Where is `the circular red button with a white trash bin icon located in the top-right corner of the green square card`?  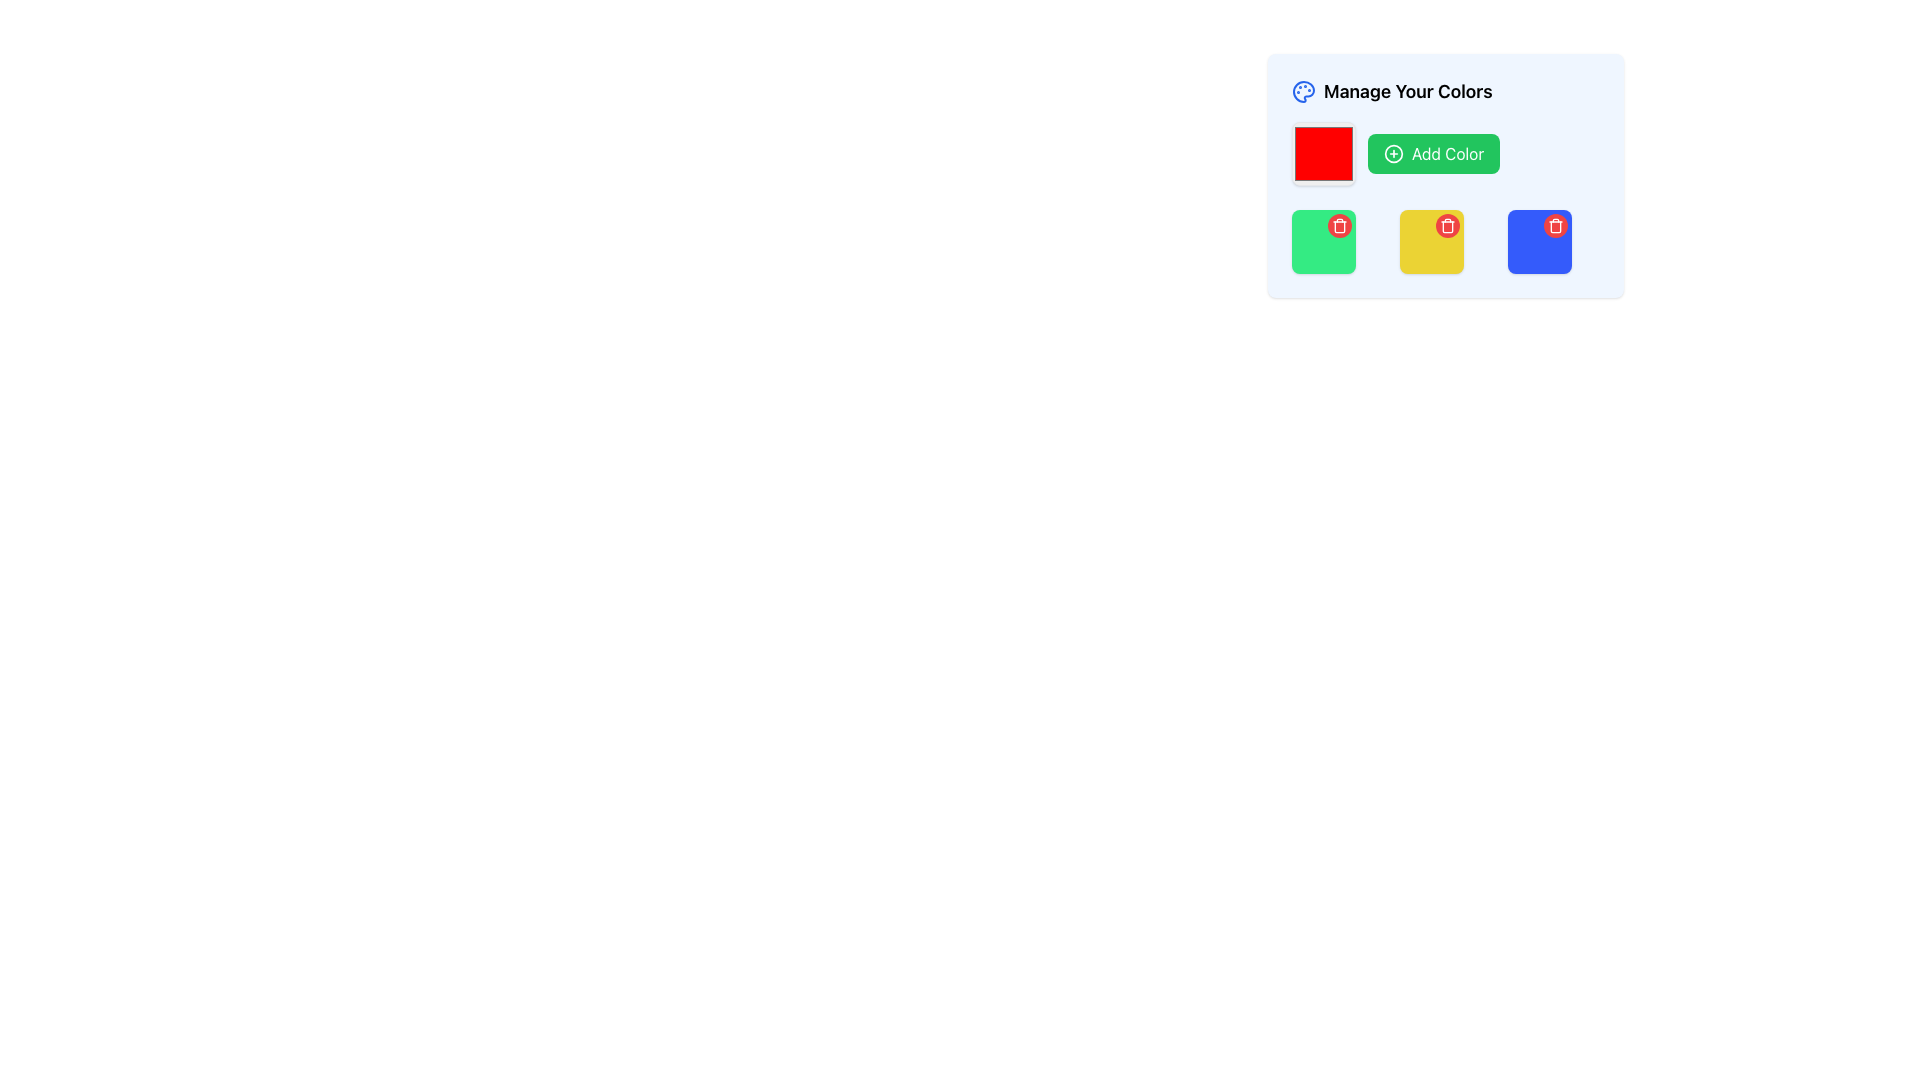 the circular red button with a white trash bin icon located in the top-right corner of the green square card is located at coordinates (1339, 225).